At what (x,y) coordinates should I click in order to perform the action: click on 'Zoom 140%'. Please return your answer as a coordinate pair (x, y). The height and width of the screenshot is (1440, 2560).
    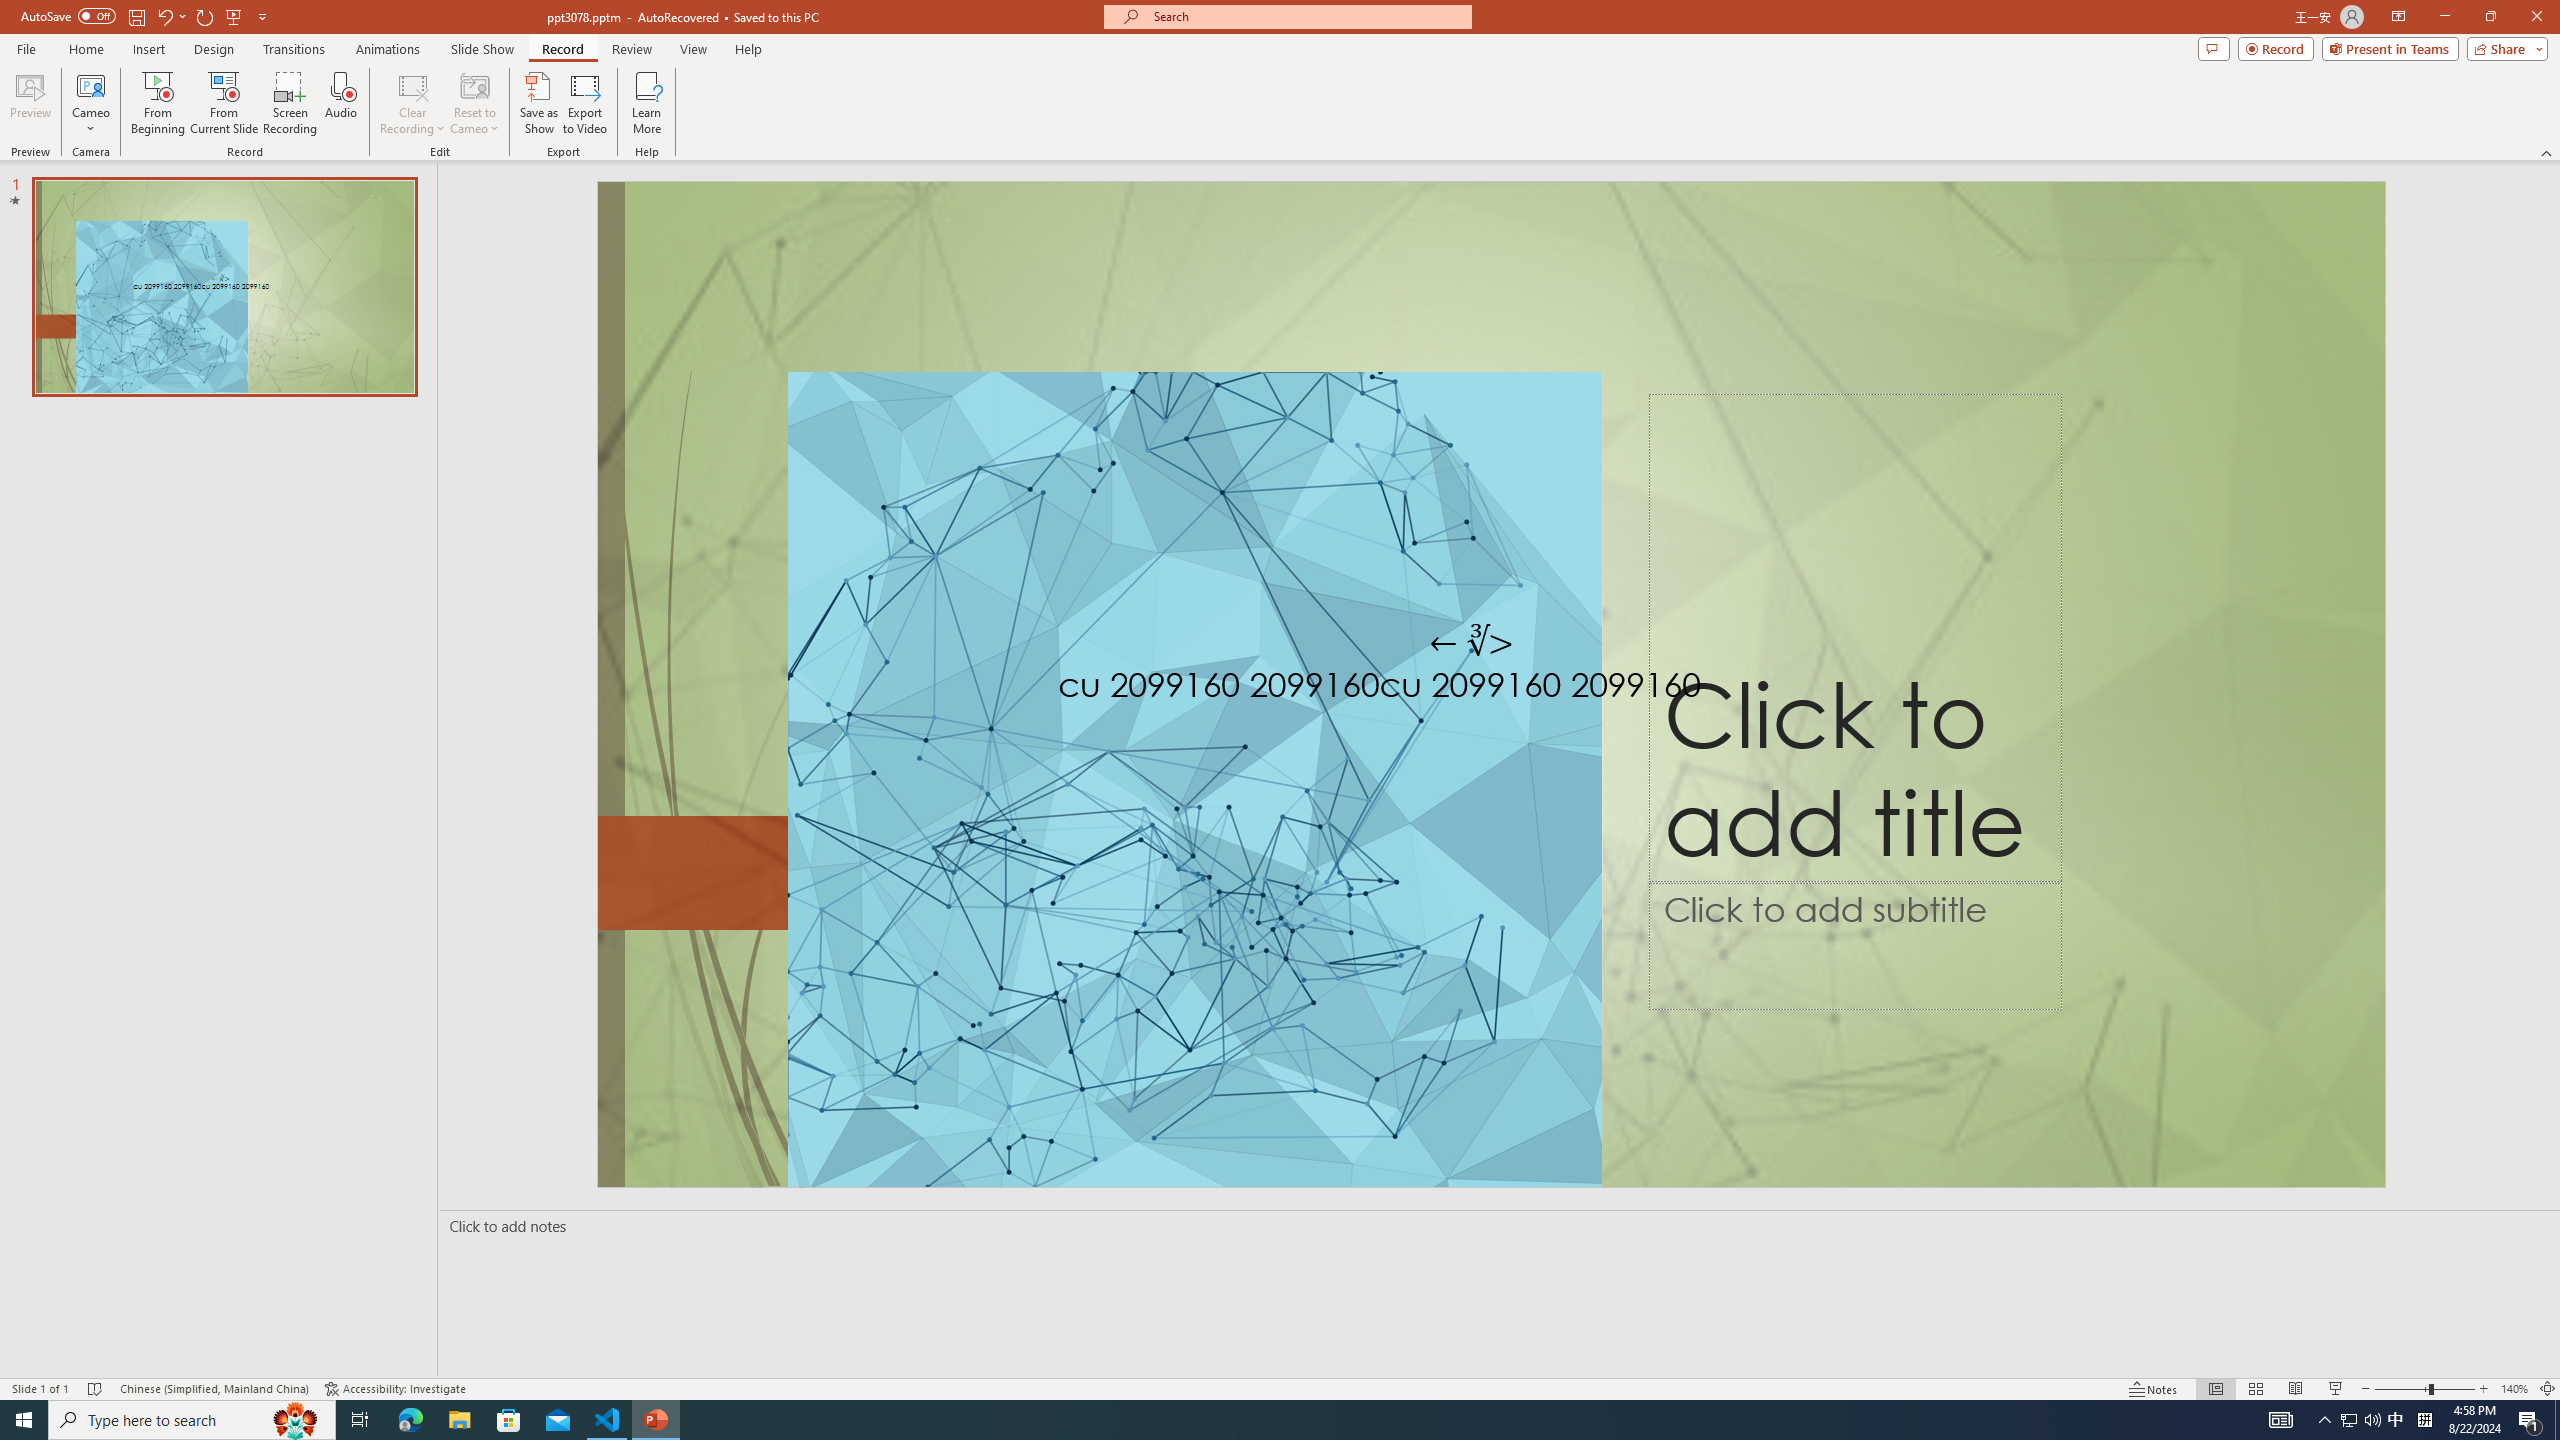
    Looking at the image, I should click on (2515, 1389).